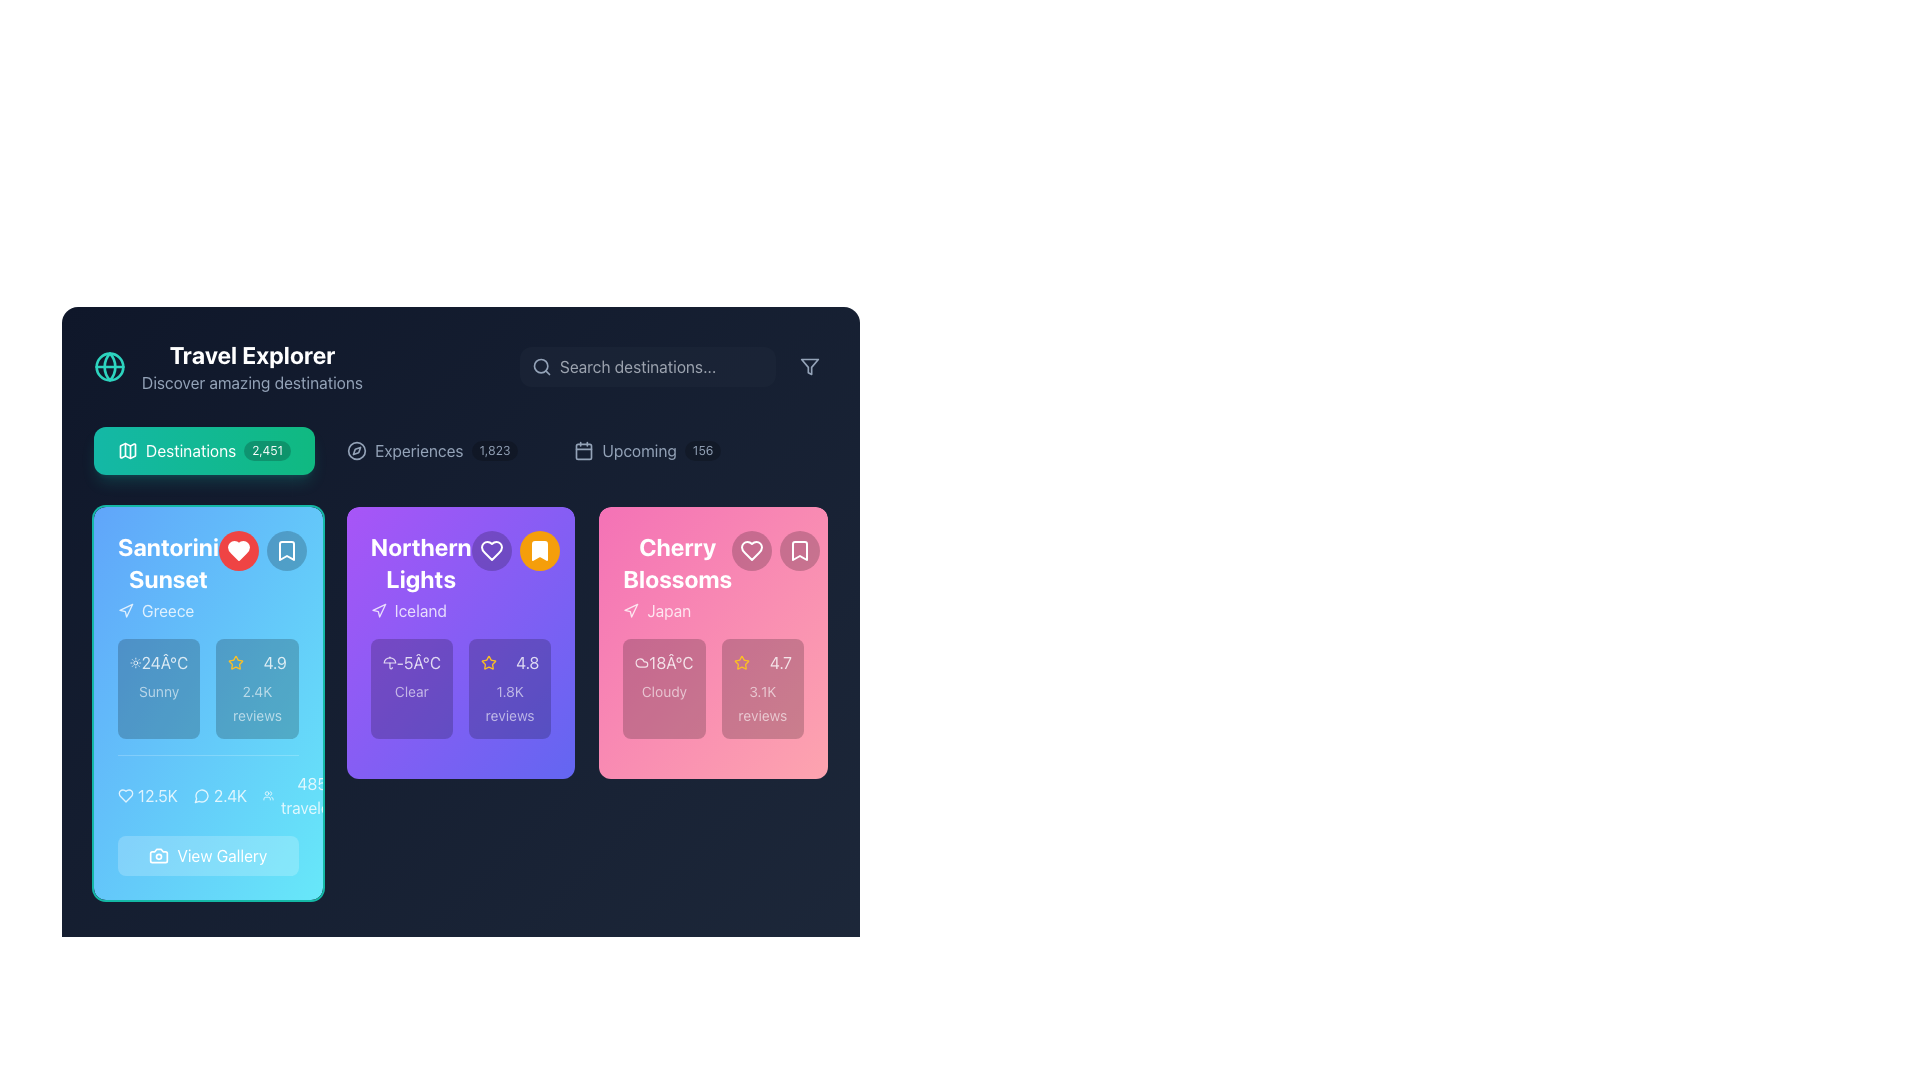  Describe the element at coordinates (266, 451) in the screenshot. I see `the informational badge indicating the count of destinations available, which is positioned to the right of the 'Destinations' button in the navigation section` at that location.